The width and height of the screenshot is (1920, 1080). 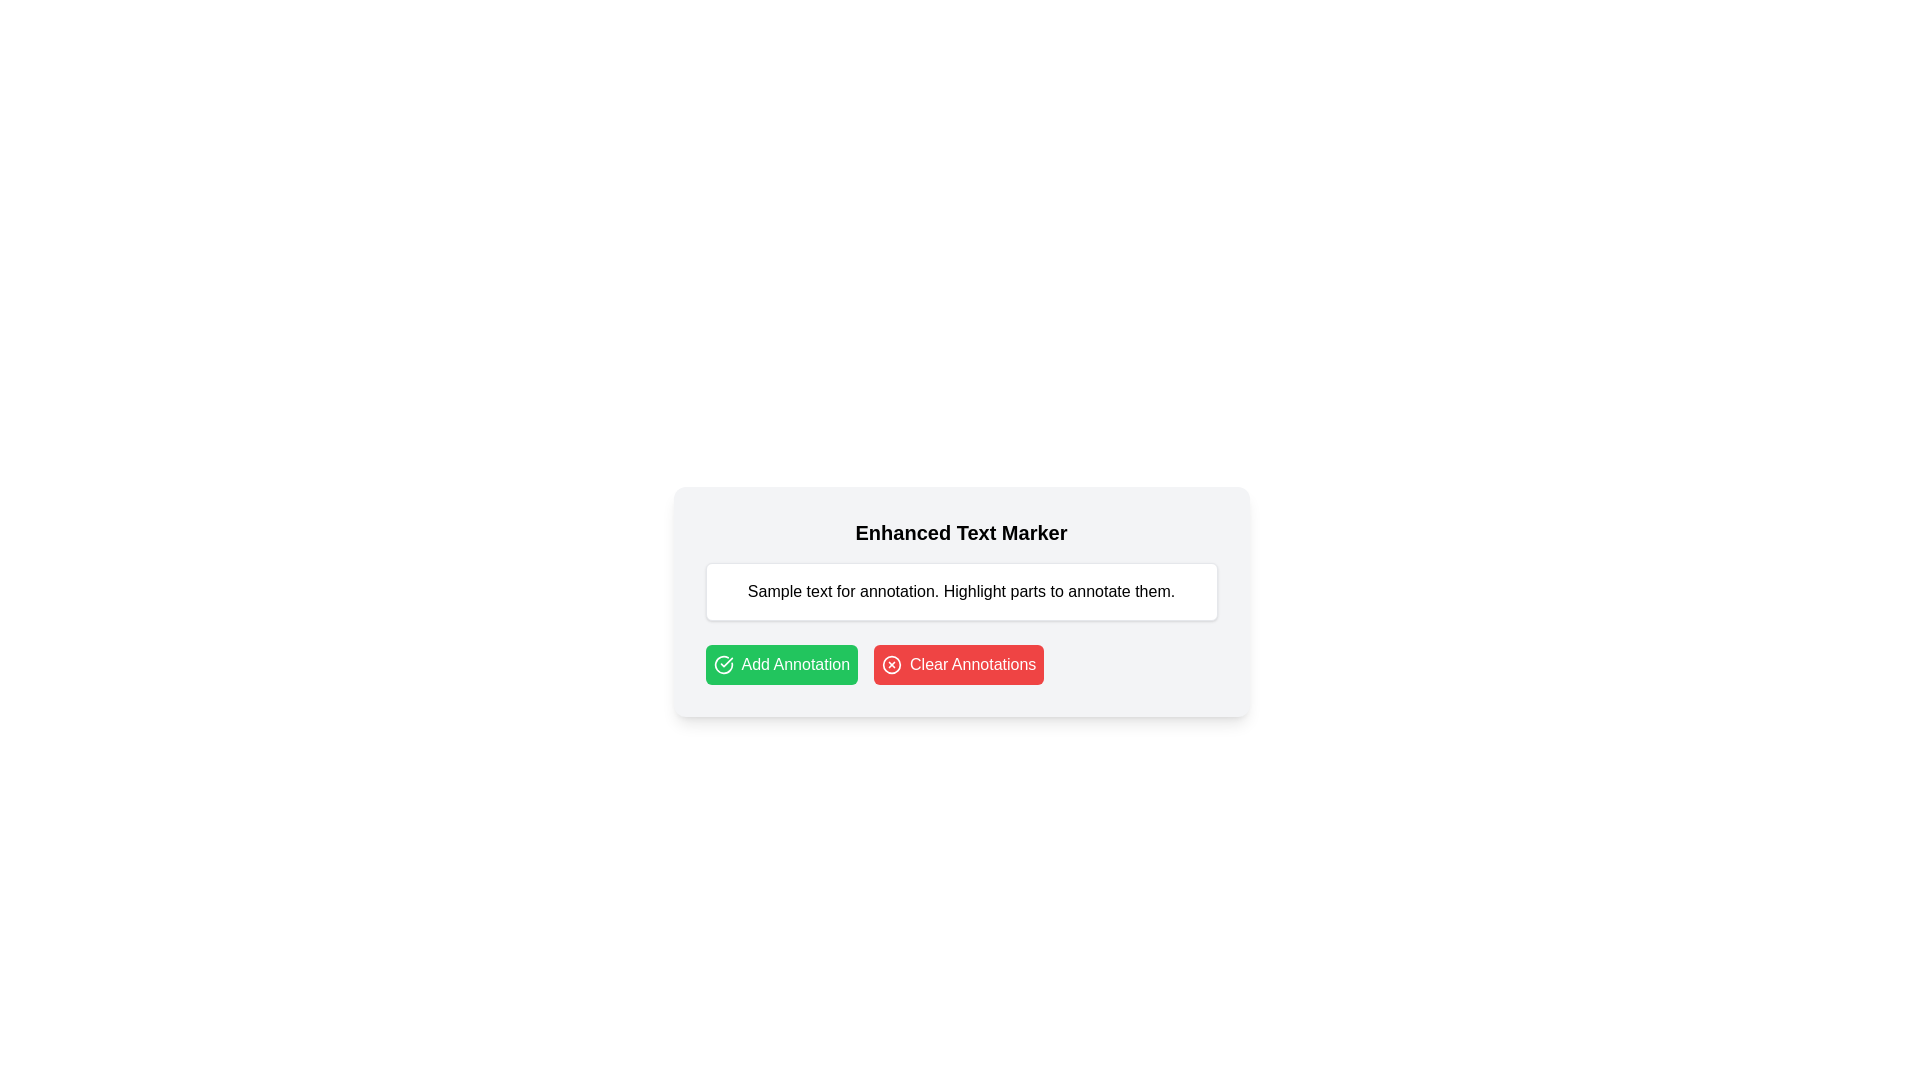 I want to click on on the letter 'a' in the text block 'Sample text for annotation. Highlight parts, so click(x=864, y=590).